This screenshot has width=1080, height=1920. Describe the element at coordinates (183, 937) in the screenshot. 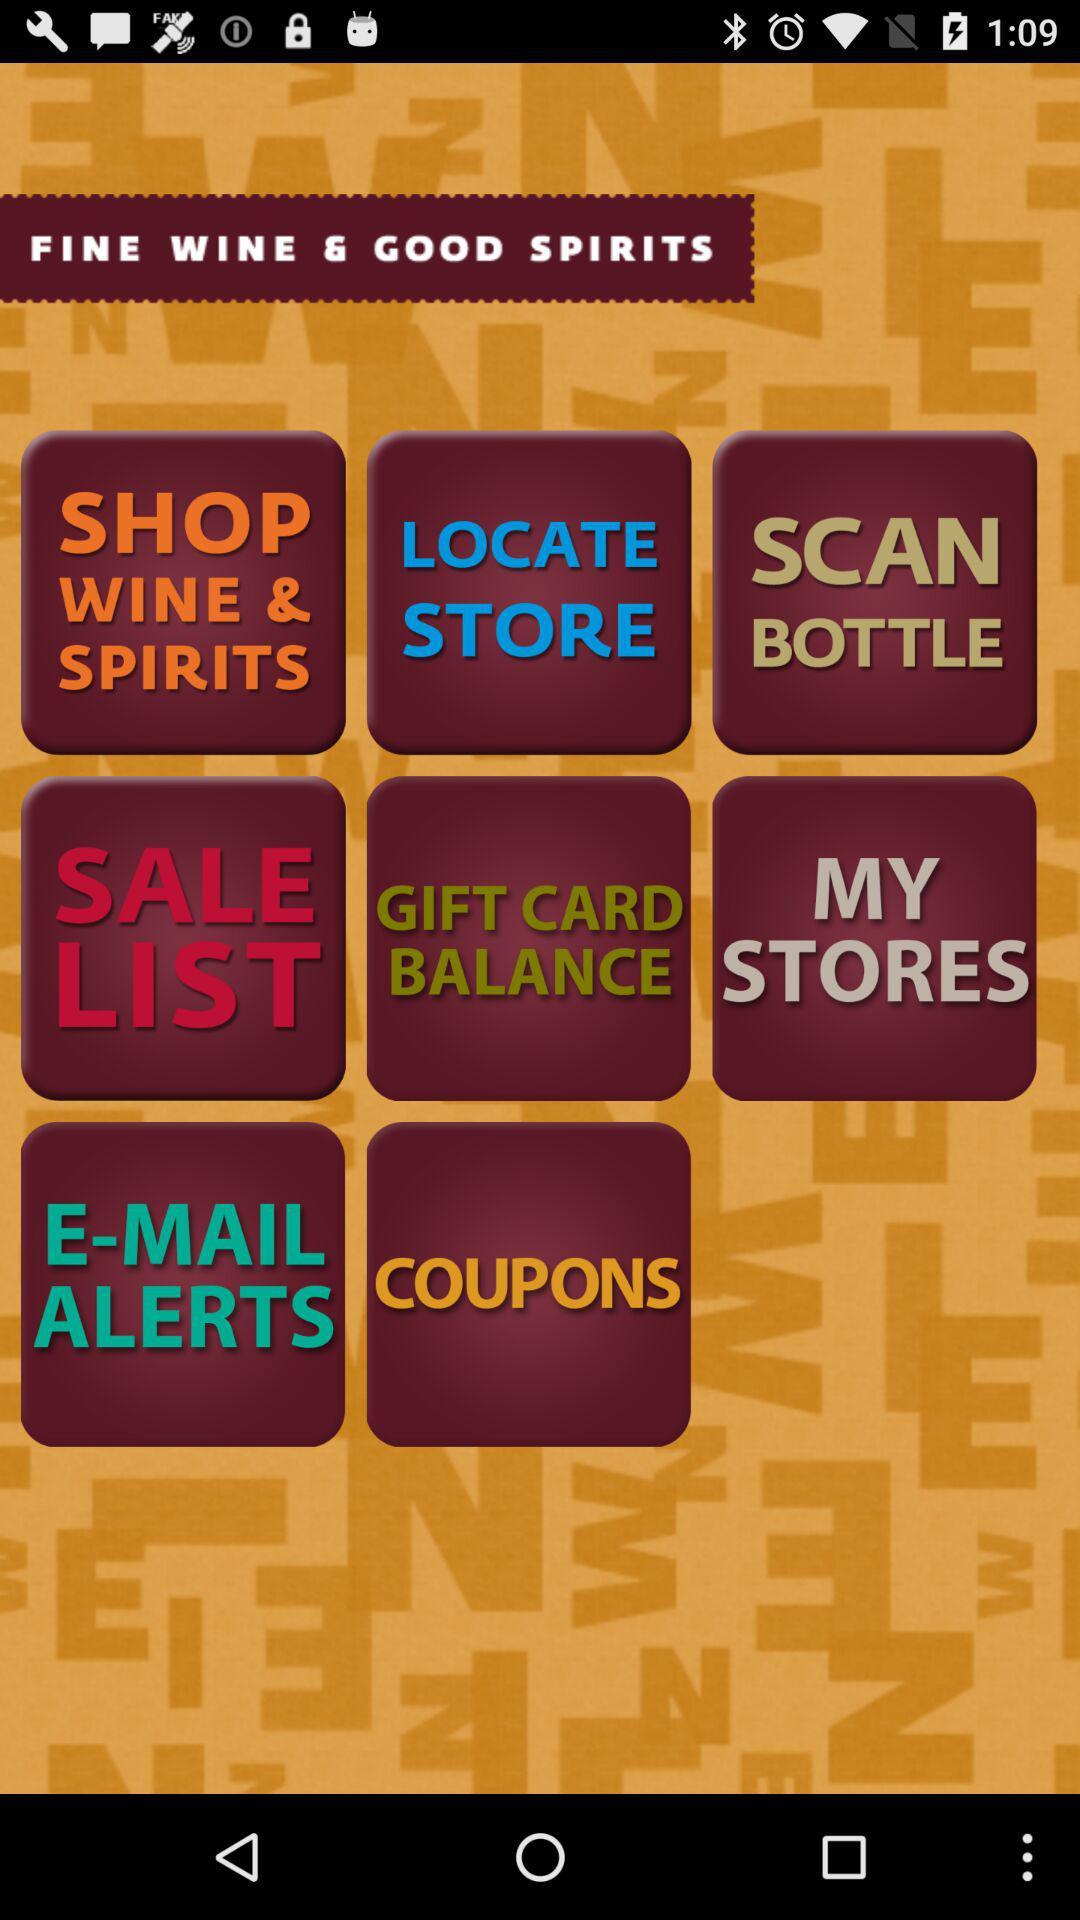

I see `the sale list` at that location.